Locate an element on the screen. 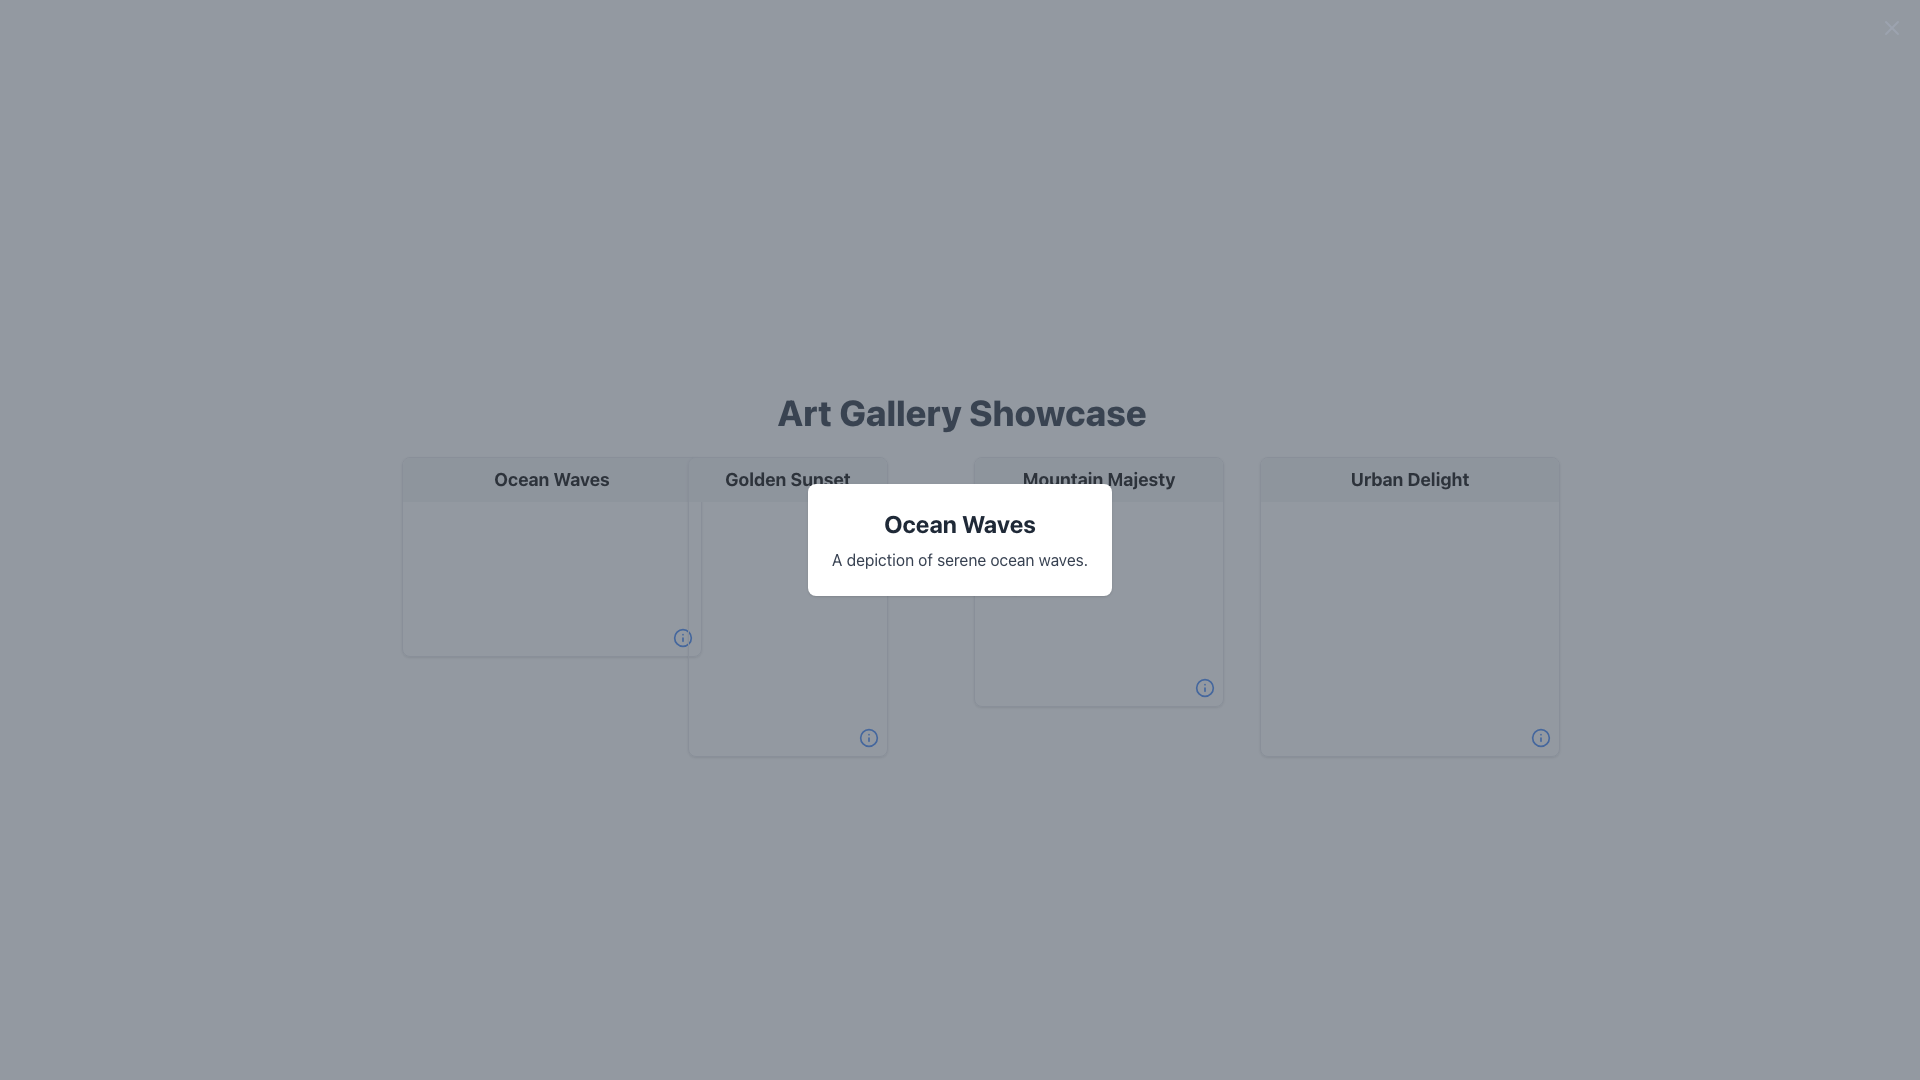 This screenshot has height=1080, width=1920. the prominently styled text header reading 'Art Gallery Showcase', which is centered at the top of the section with large bold typography is located at coordinates (961, 411).